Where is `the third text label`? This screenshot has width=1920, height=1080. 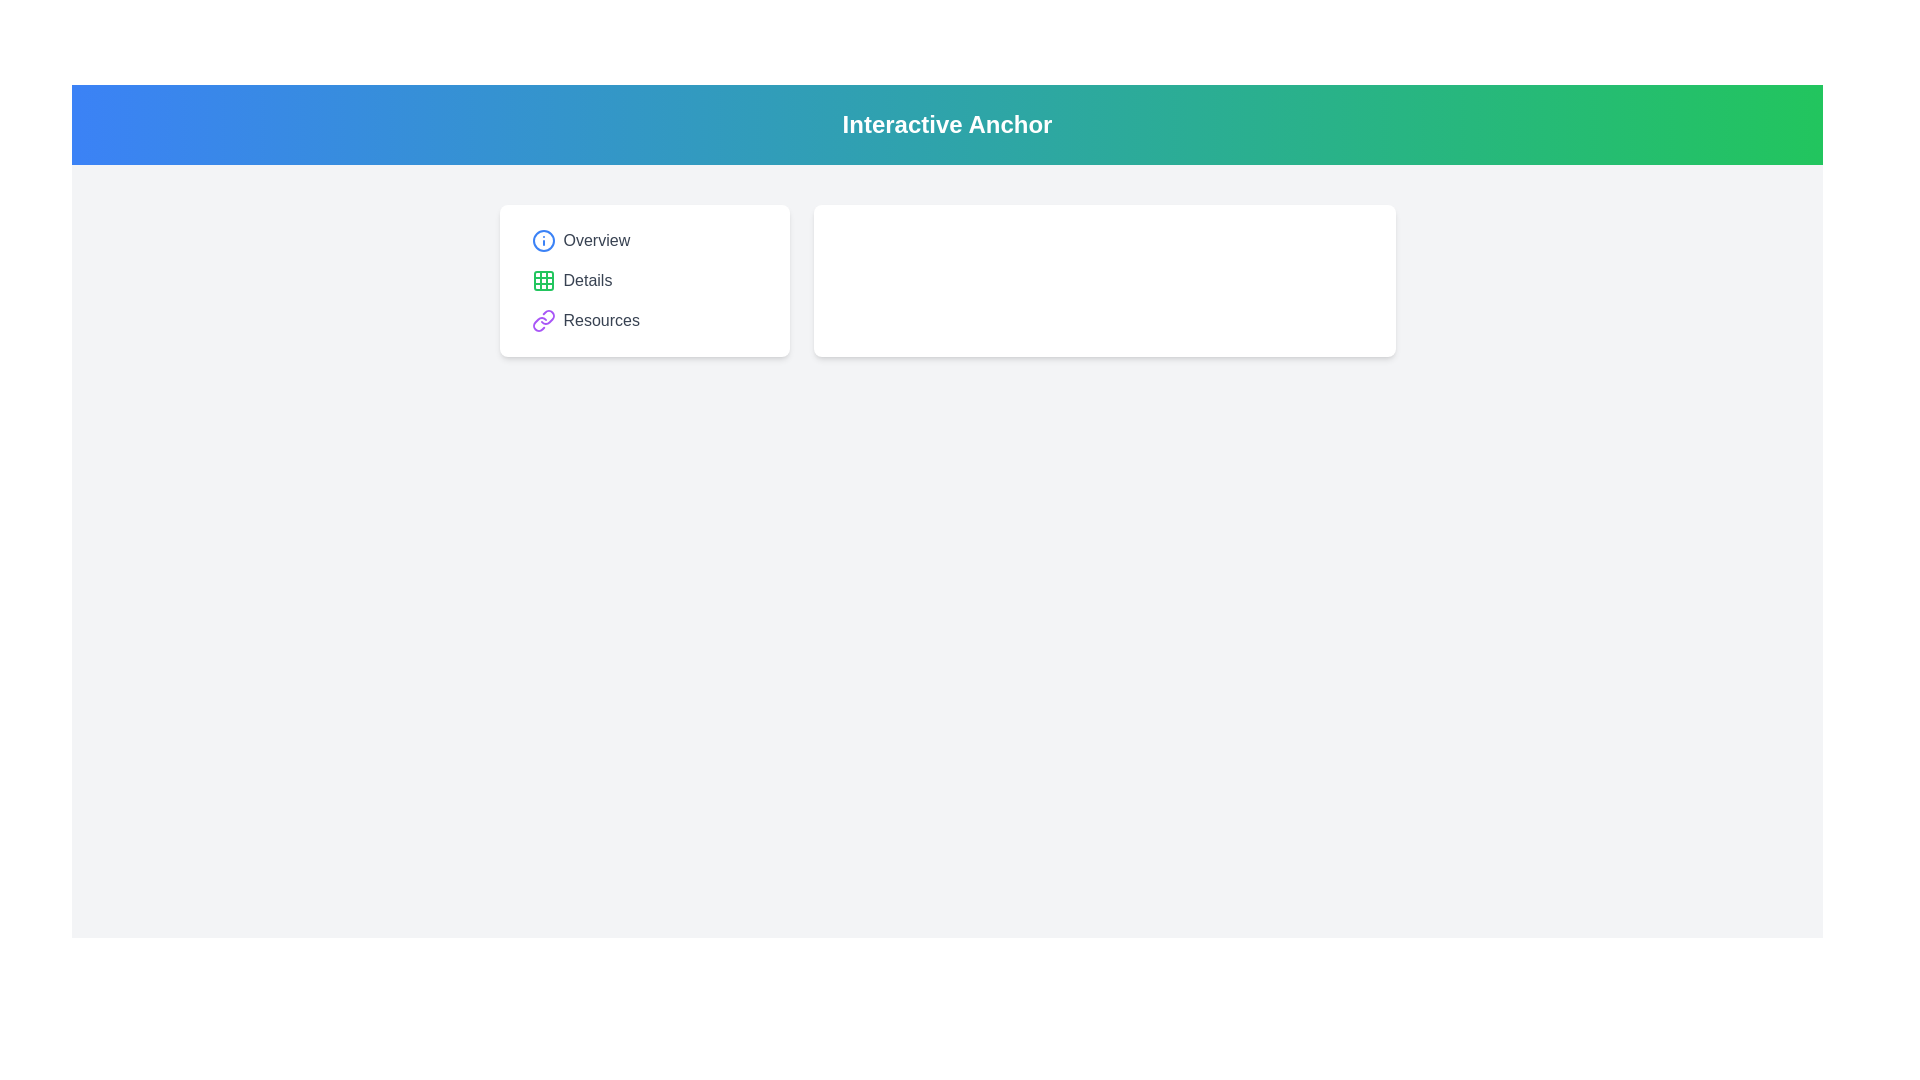 the third text label is located at coordinates (600, 319).